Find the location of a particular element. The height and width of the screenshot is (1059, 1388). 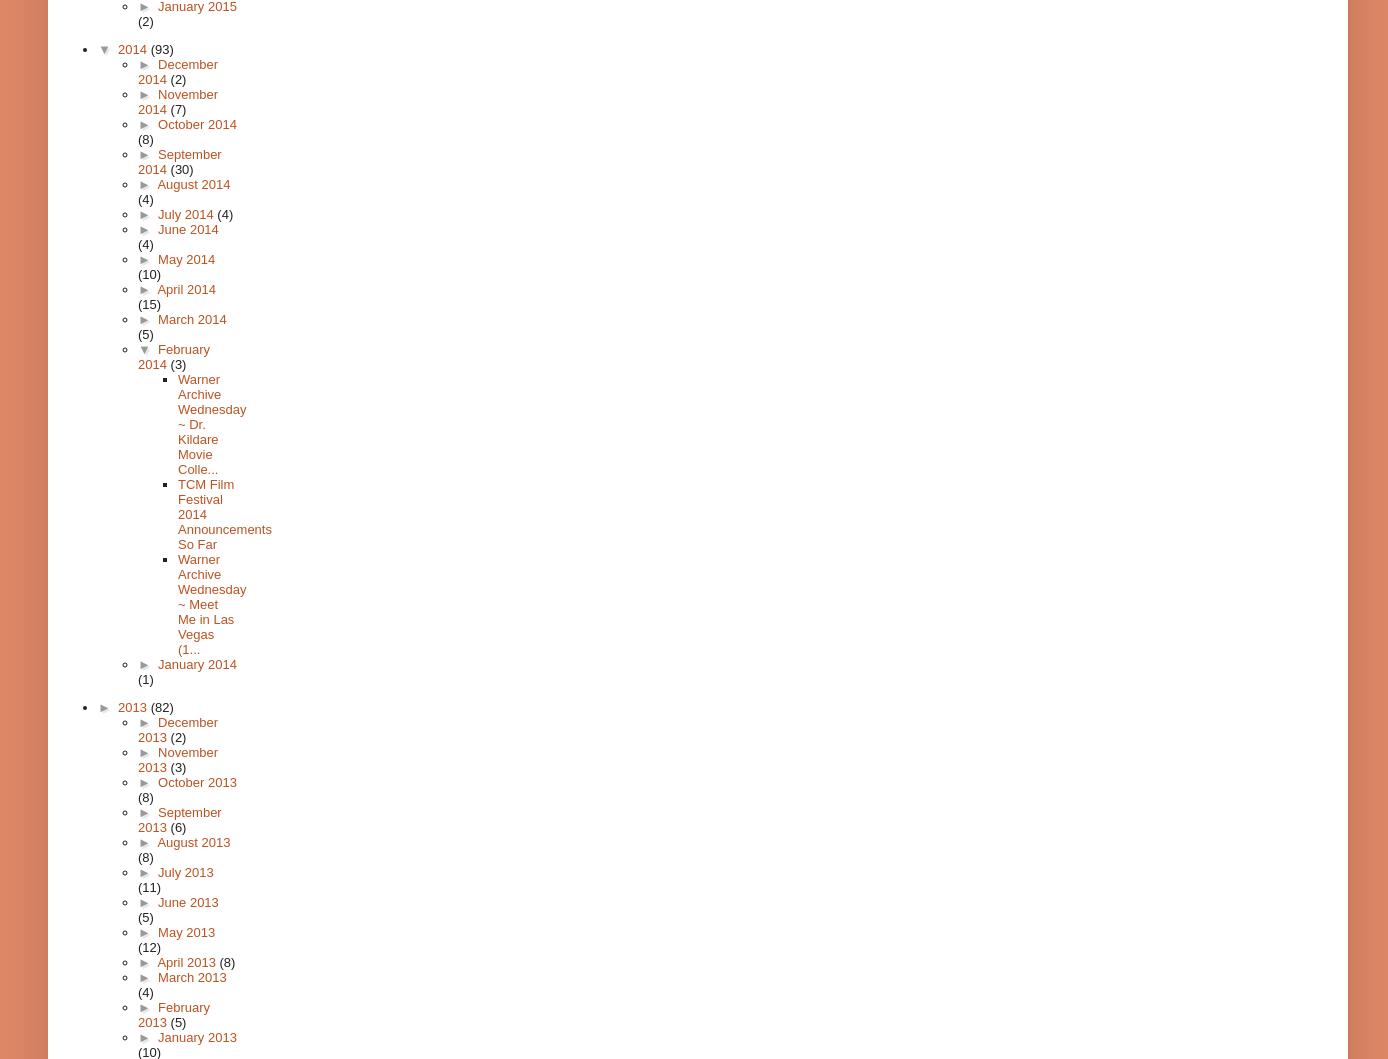

'(82)' is located at coordinates (161, 707).